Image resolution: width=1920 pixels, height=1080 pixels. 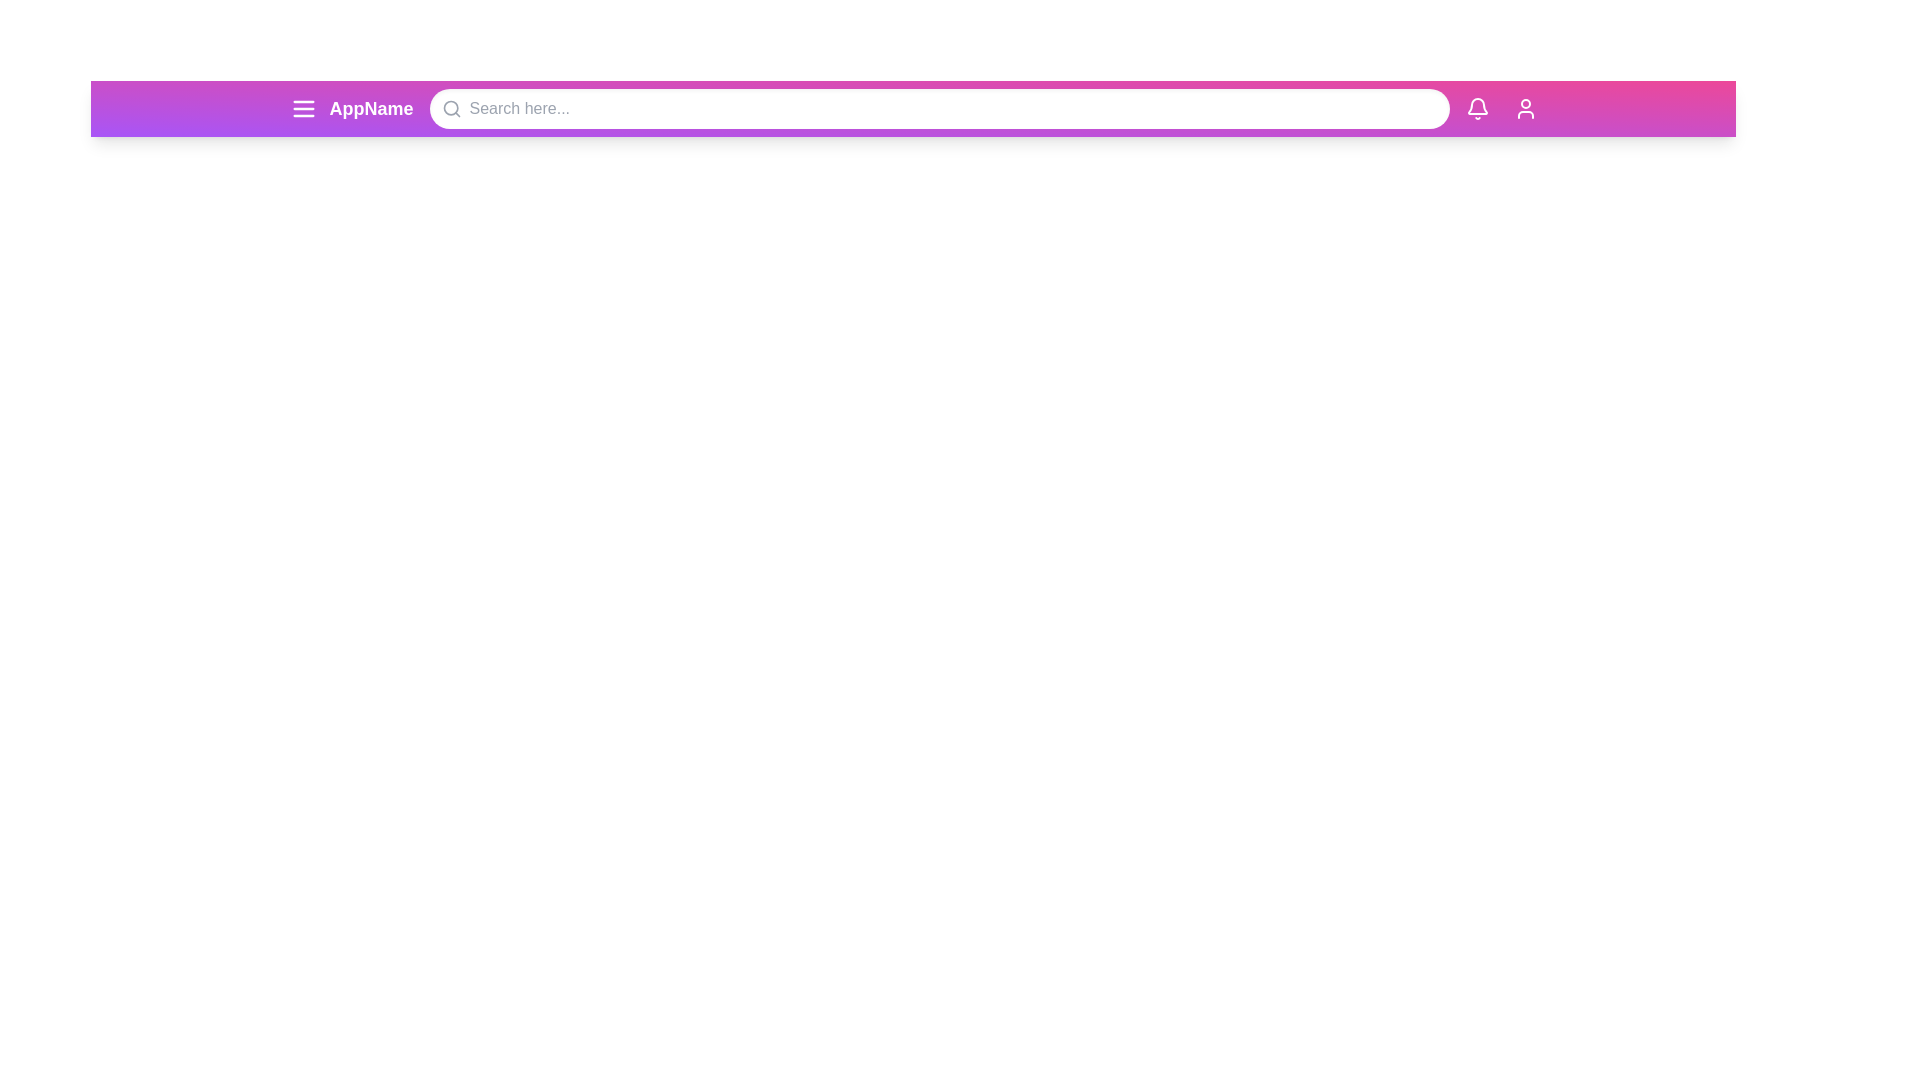 What do you see at coordinates (1524, 108) in the screenshot?
I see `the user icon in the app bar` at bounding box center [1524, 108].